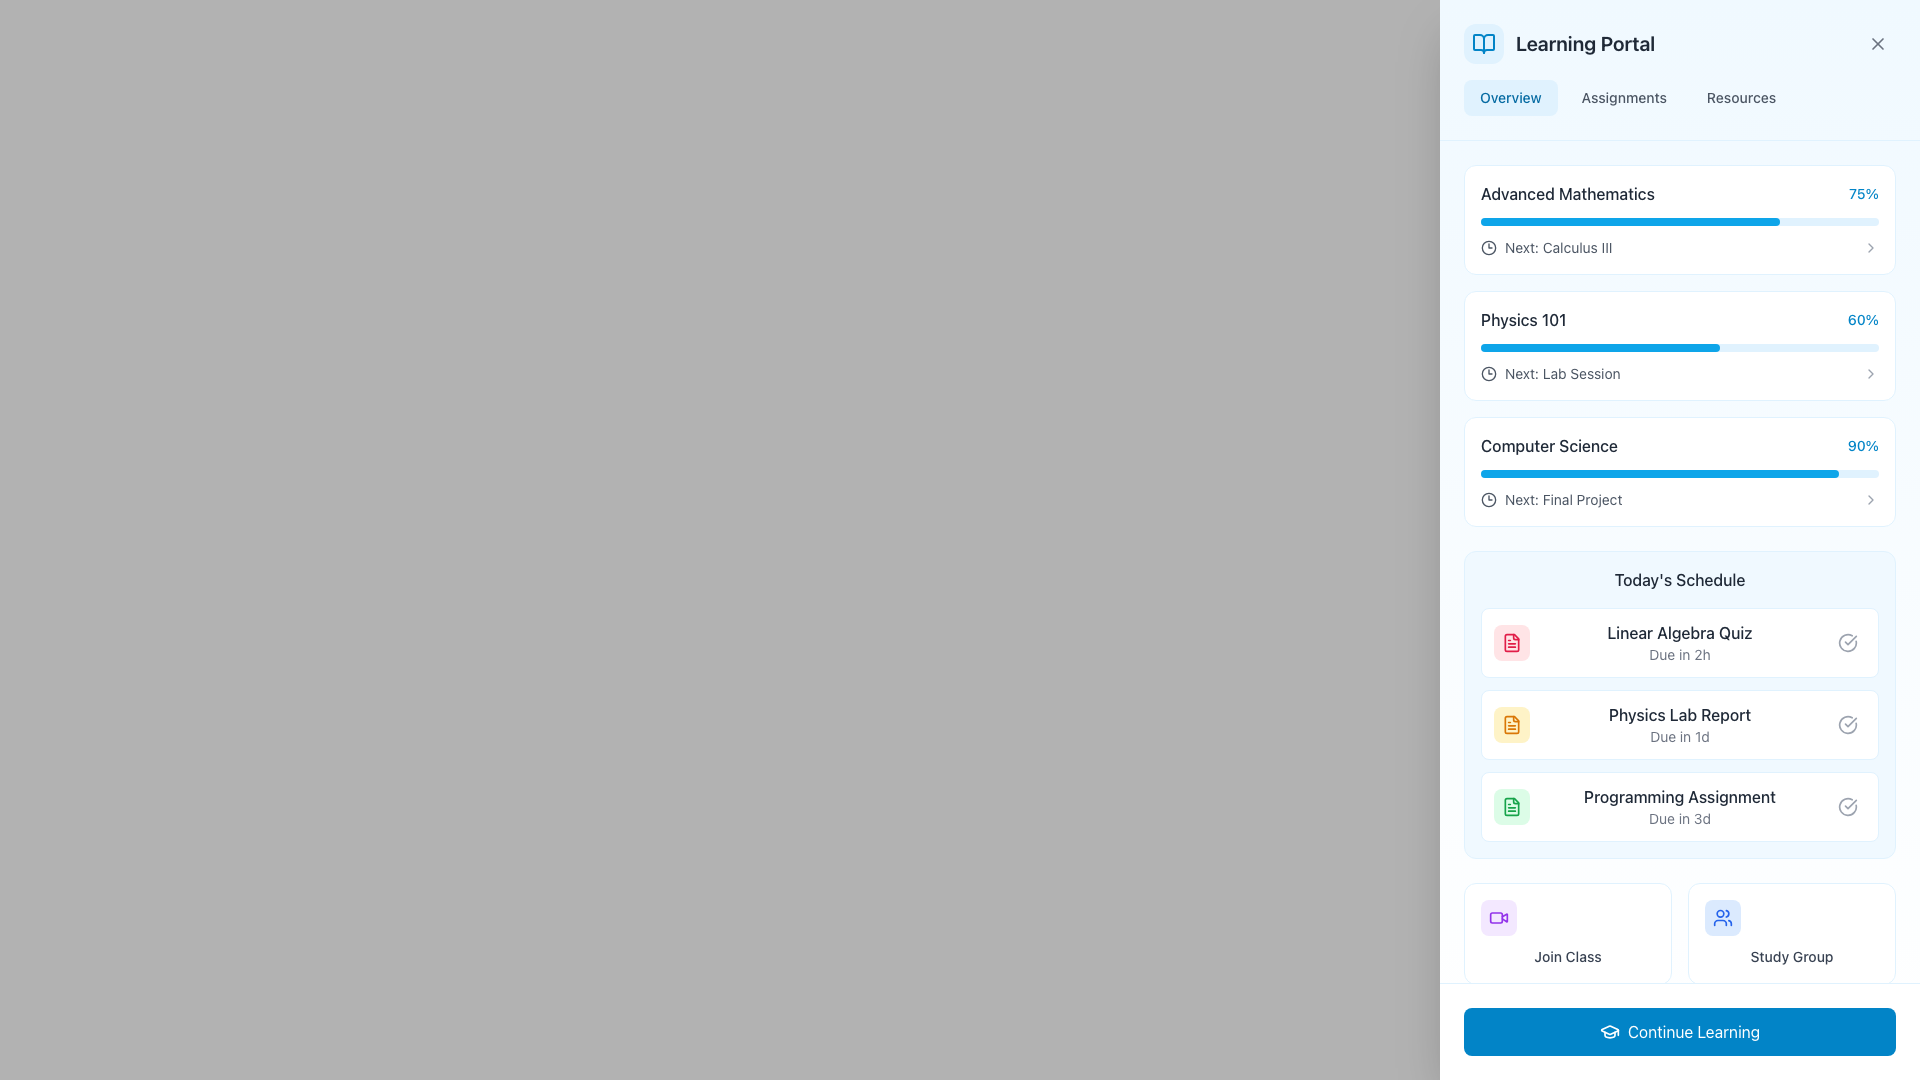 Image resolution: width=1920 pixels, height=1080 pixels. I want to click on the status indicator button located, so click(1847, 725).